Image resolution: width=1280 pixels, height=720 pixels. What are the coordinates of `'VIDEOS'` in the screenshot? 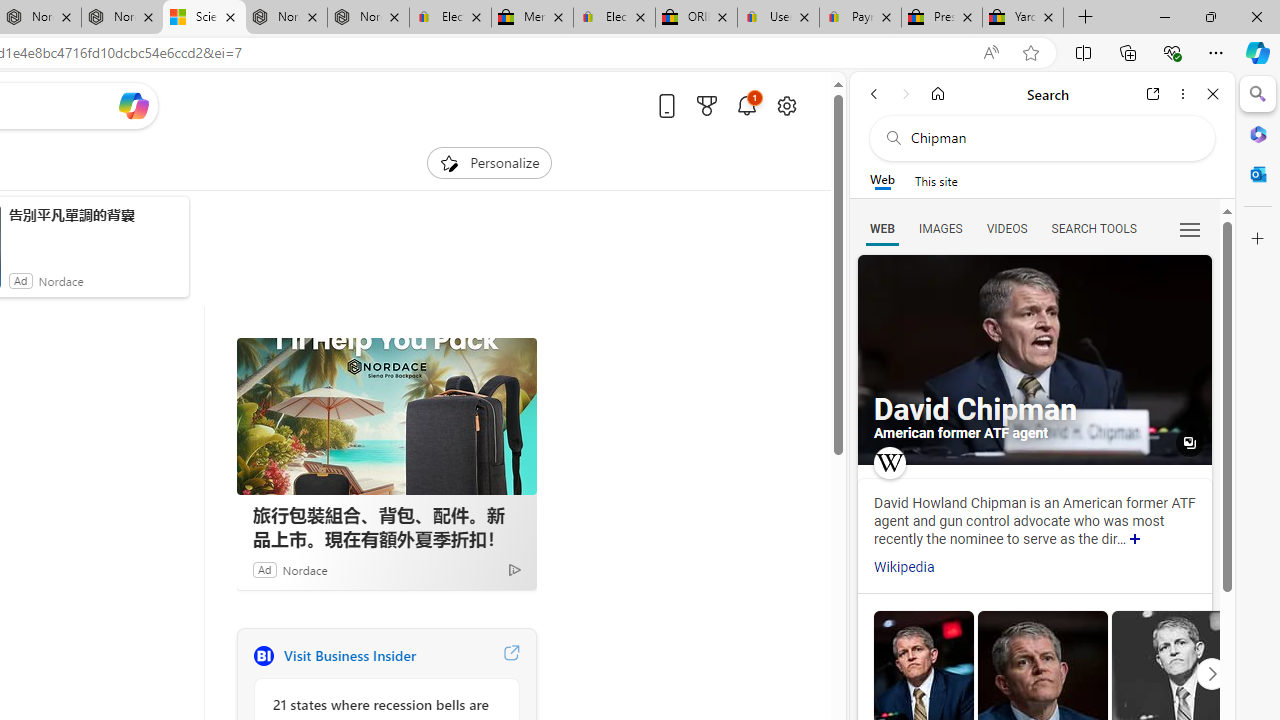 It's located at (1006, 227).